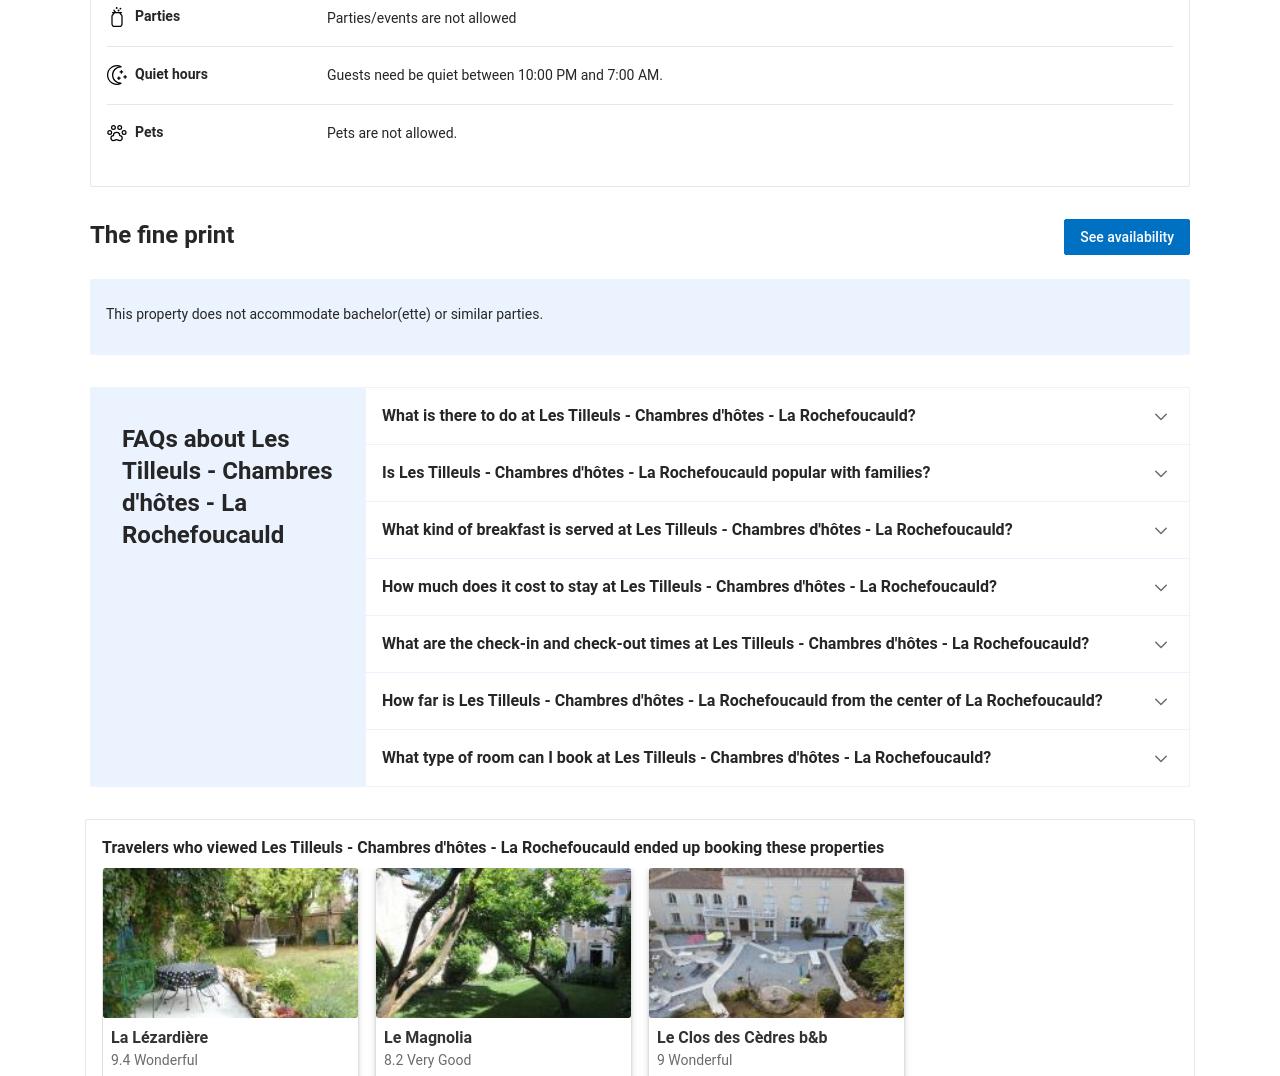 This screenshot has height=1076, width=1280. Describe the element at coordinates (1127, 237) in the screenshot. I see `'See availability'` at that location.